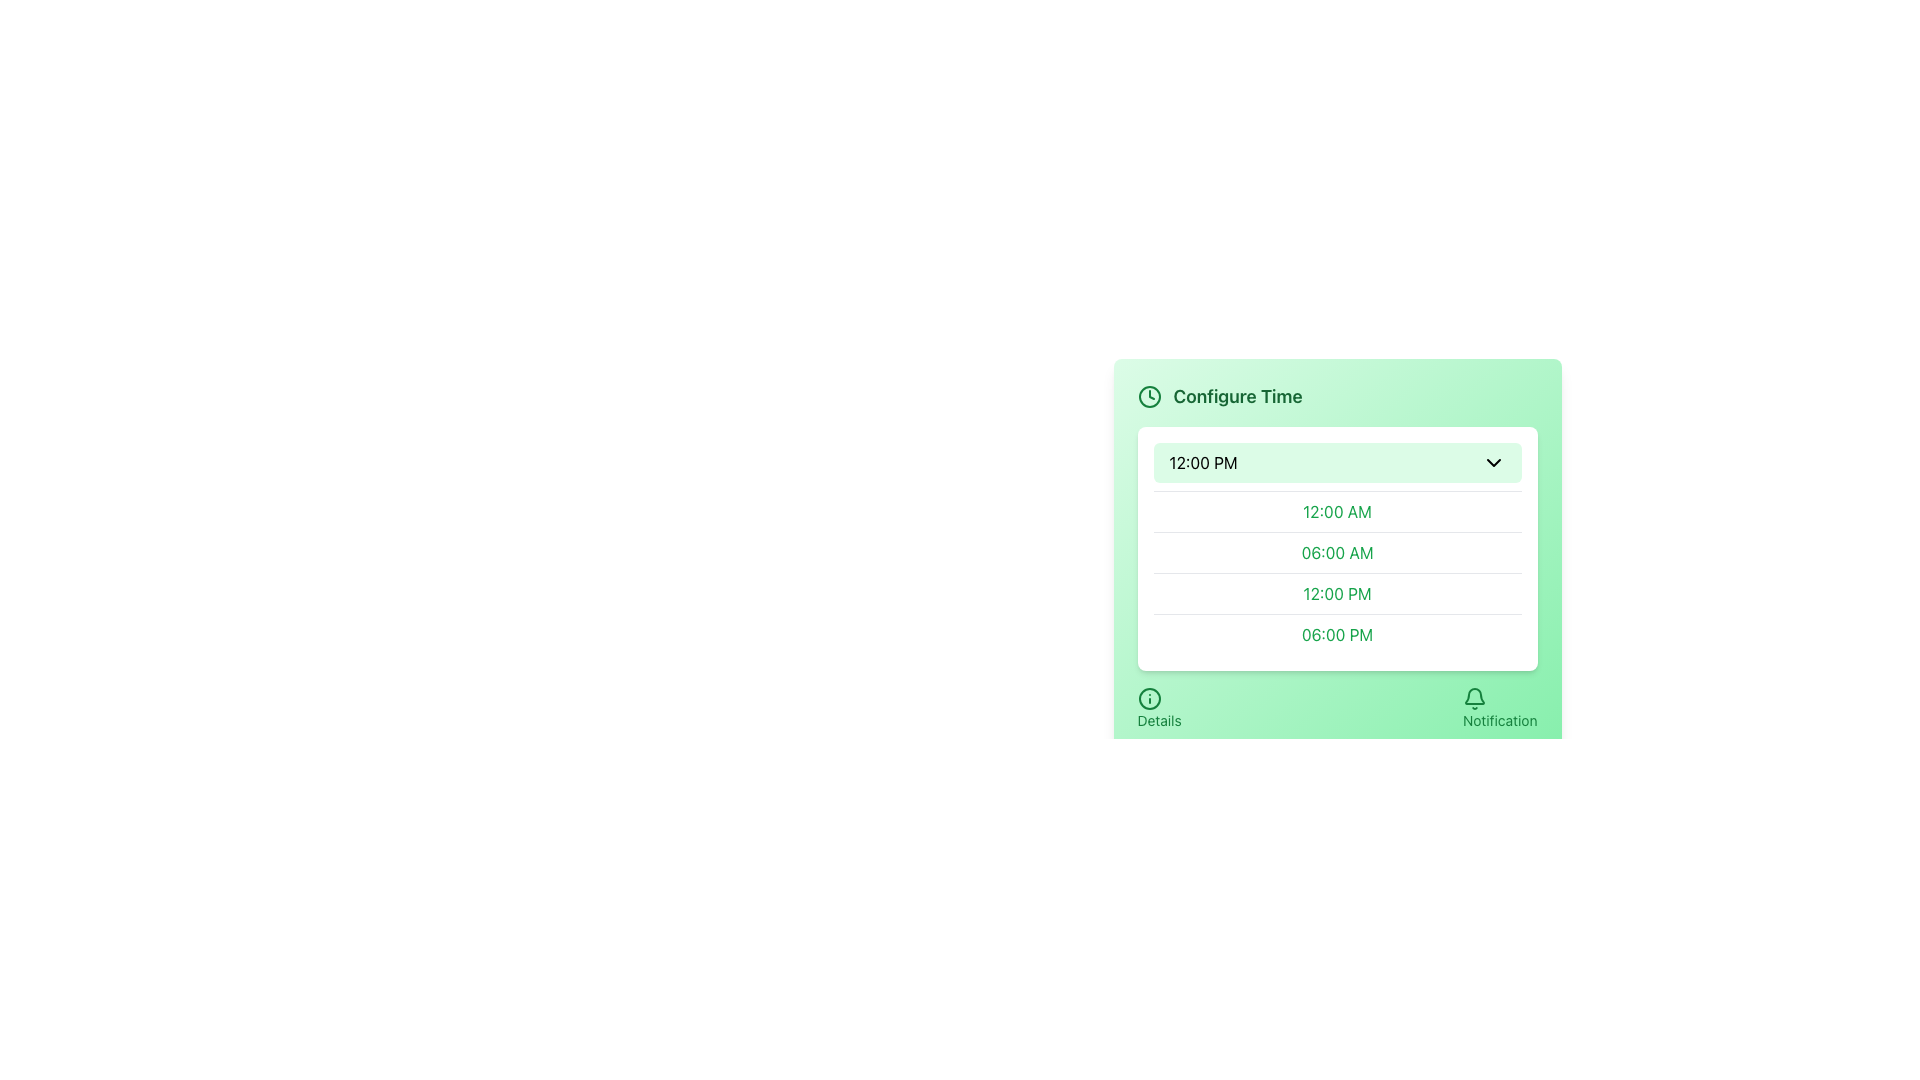 This screenshot has height=1080, width=1920. What do you see at coordinates (1337, 462) in the screenshot?
I see `the Dropdown toggle control` at bounding box center [1337, 462].